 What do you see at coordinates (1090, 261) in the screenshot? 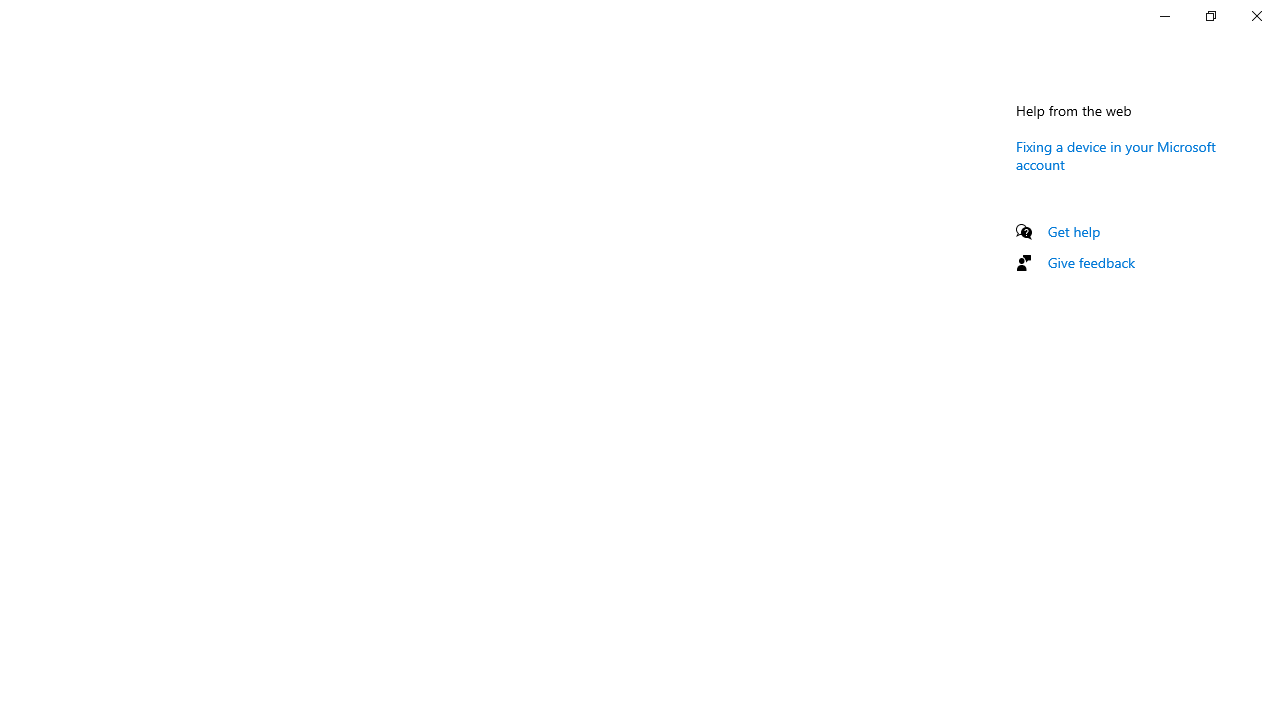
I see `'Give feedback'` at bounding box center [1090, 261].